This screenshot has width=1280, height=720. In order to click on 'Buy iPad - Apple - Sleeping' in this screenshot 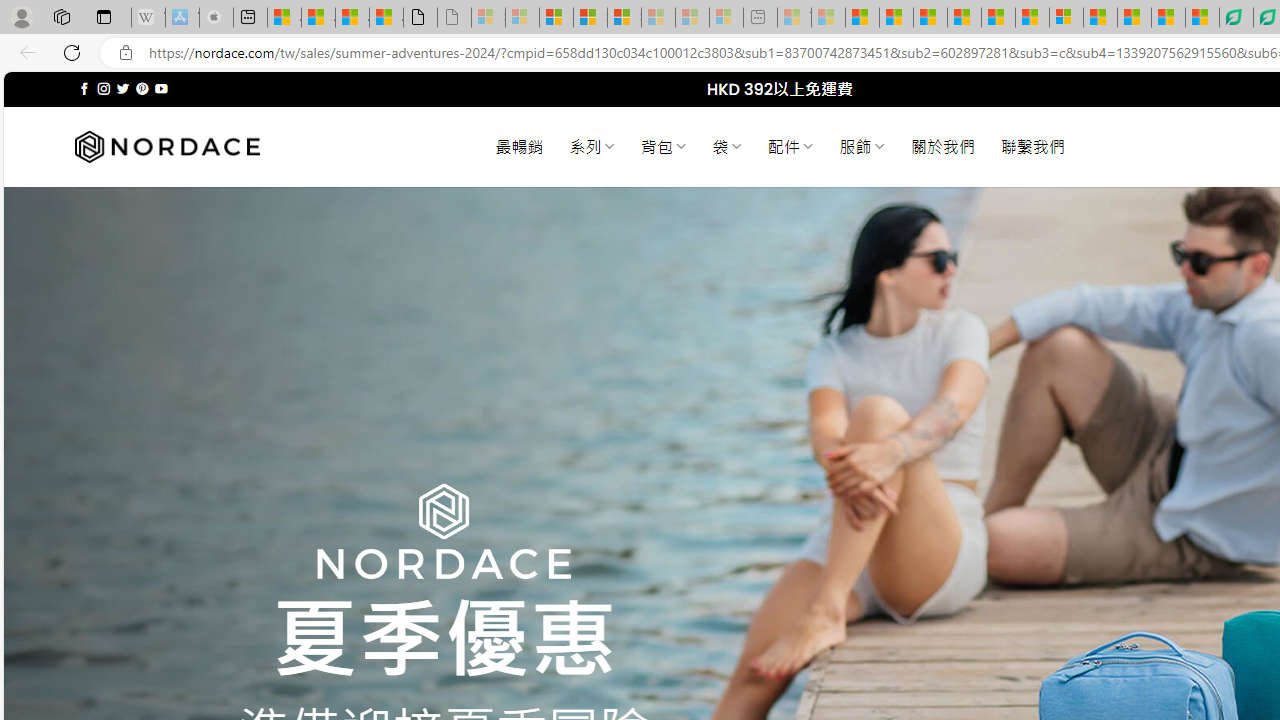, I will do `click(216, 17)`.